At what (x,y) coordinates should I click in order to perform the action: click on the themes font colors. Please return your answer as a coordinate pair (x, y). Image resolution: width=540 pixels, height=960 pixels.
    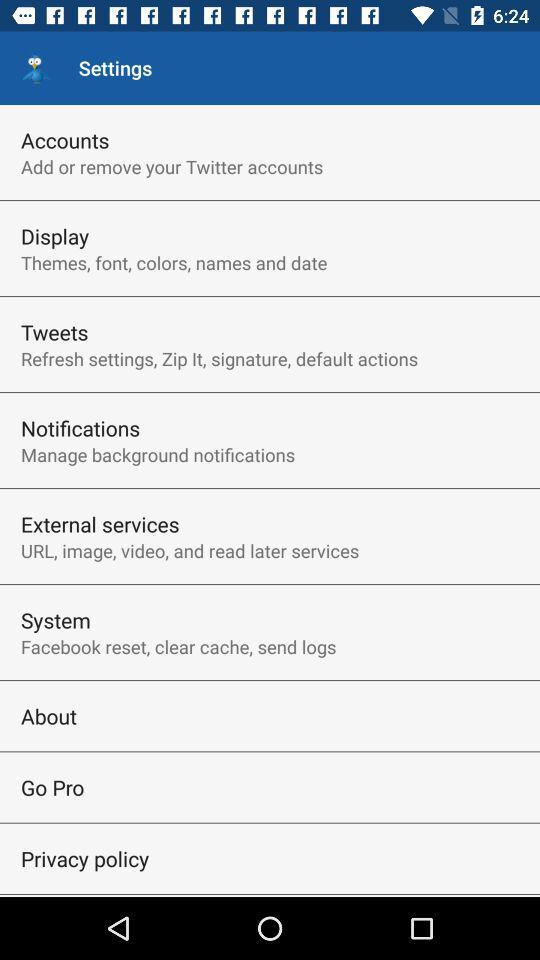
    Looking at the image, I should click on (174, 261).